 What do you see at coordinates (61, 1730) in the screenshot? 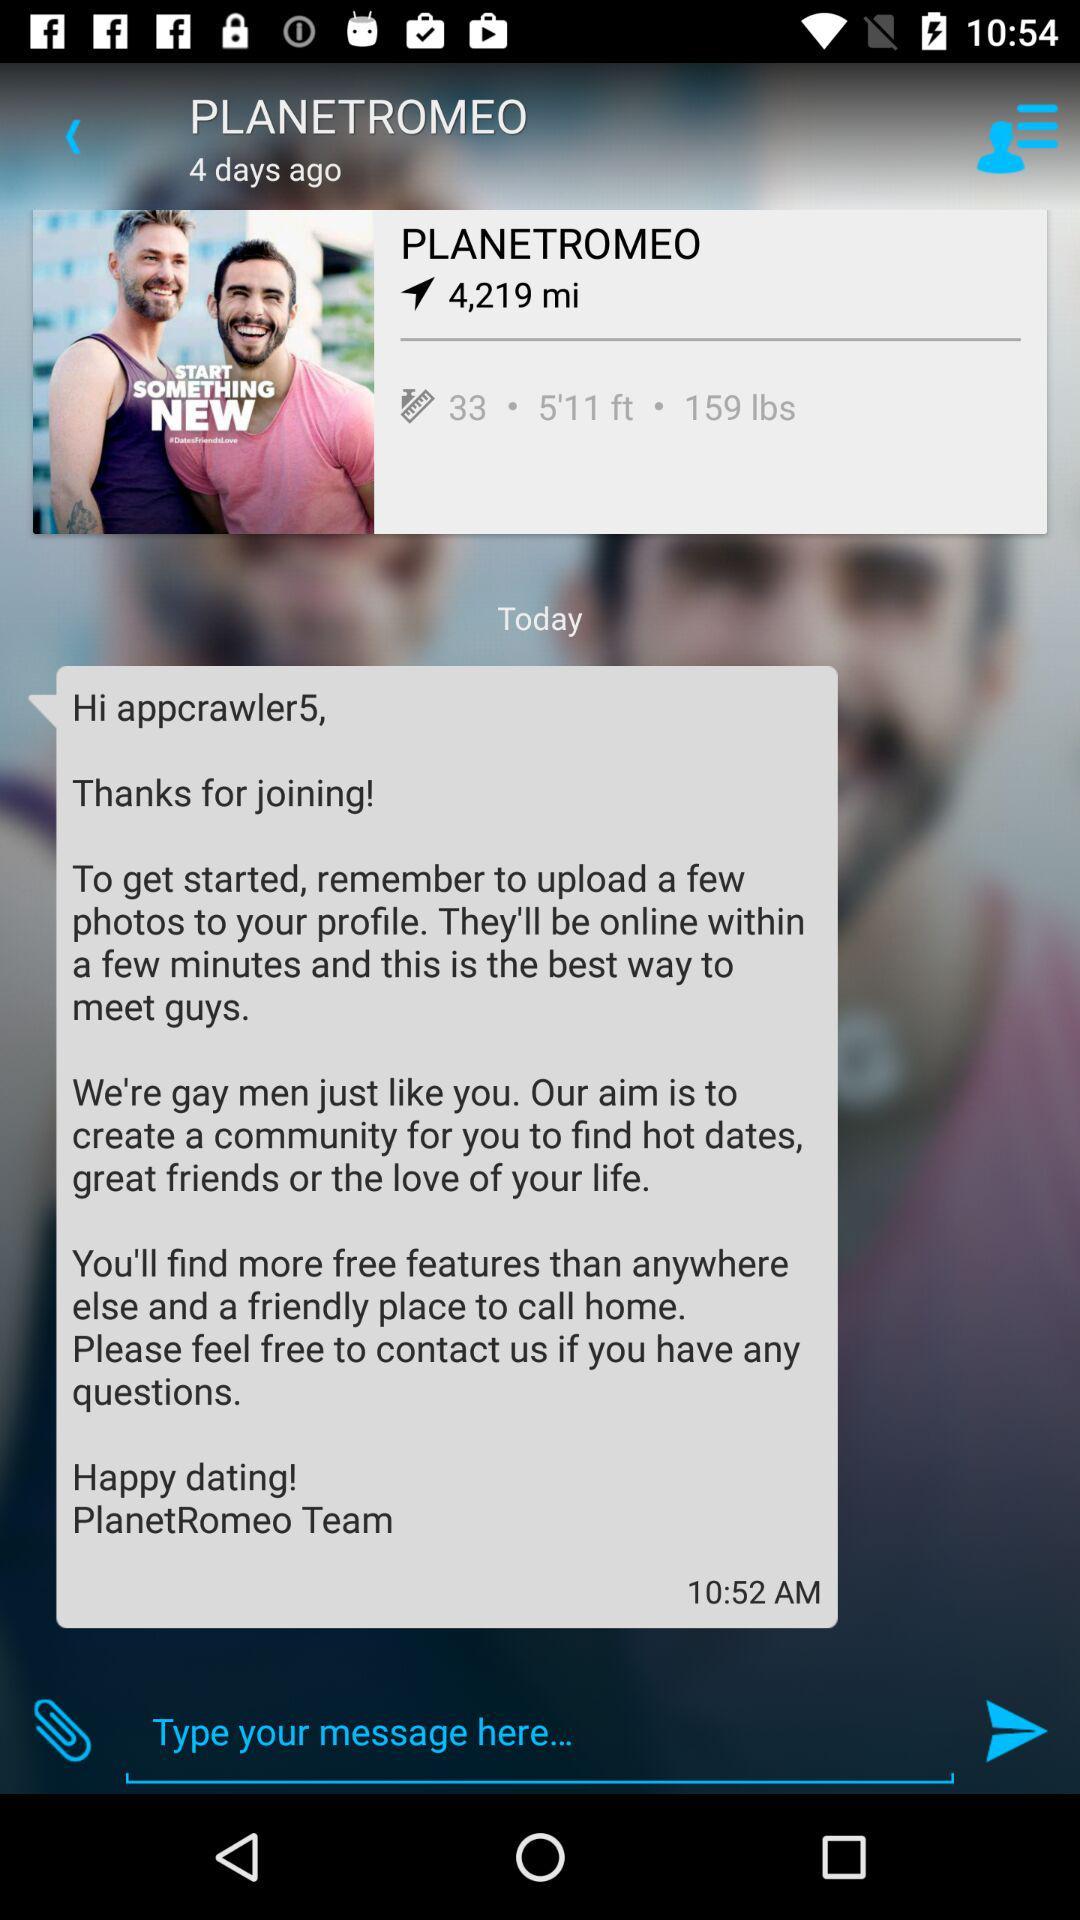
I see `the icon below the hi appcrawler5 thanks icon` at bounding box center [61, 1730].